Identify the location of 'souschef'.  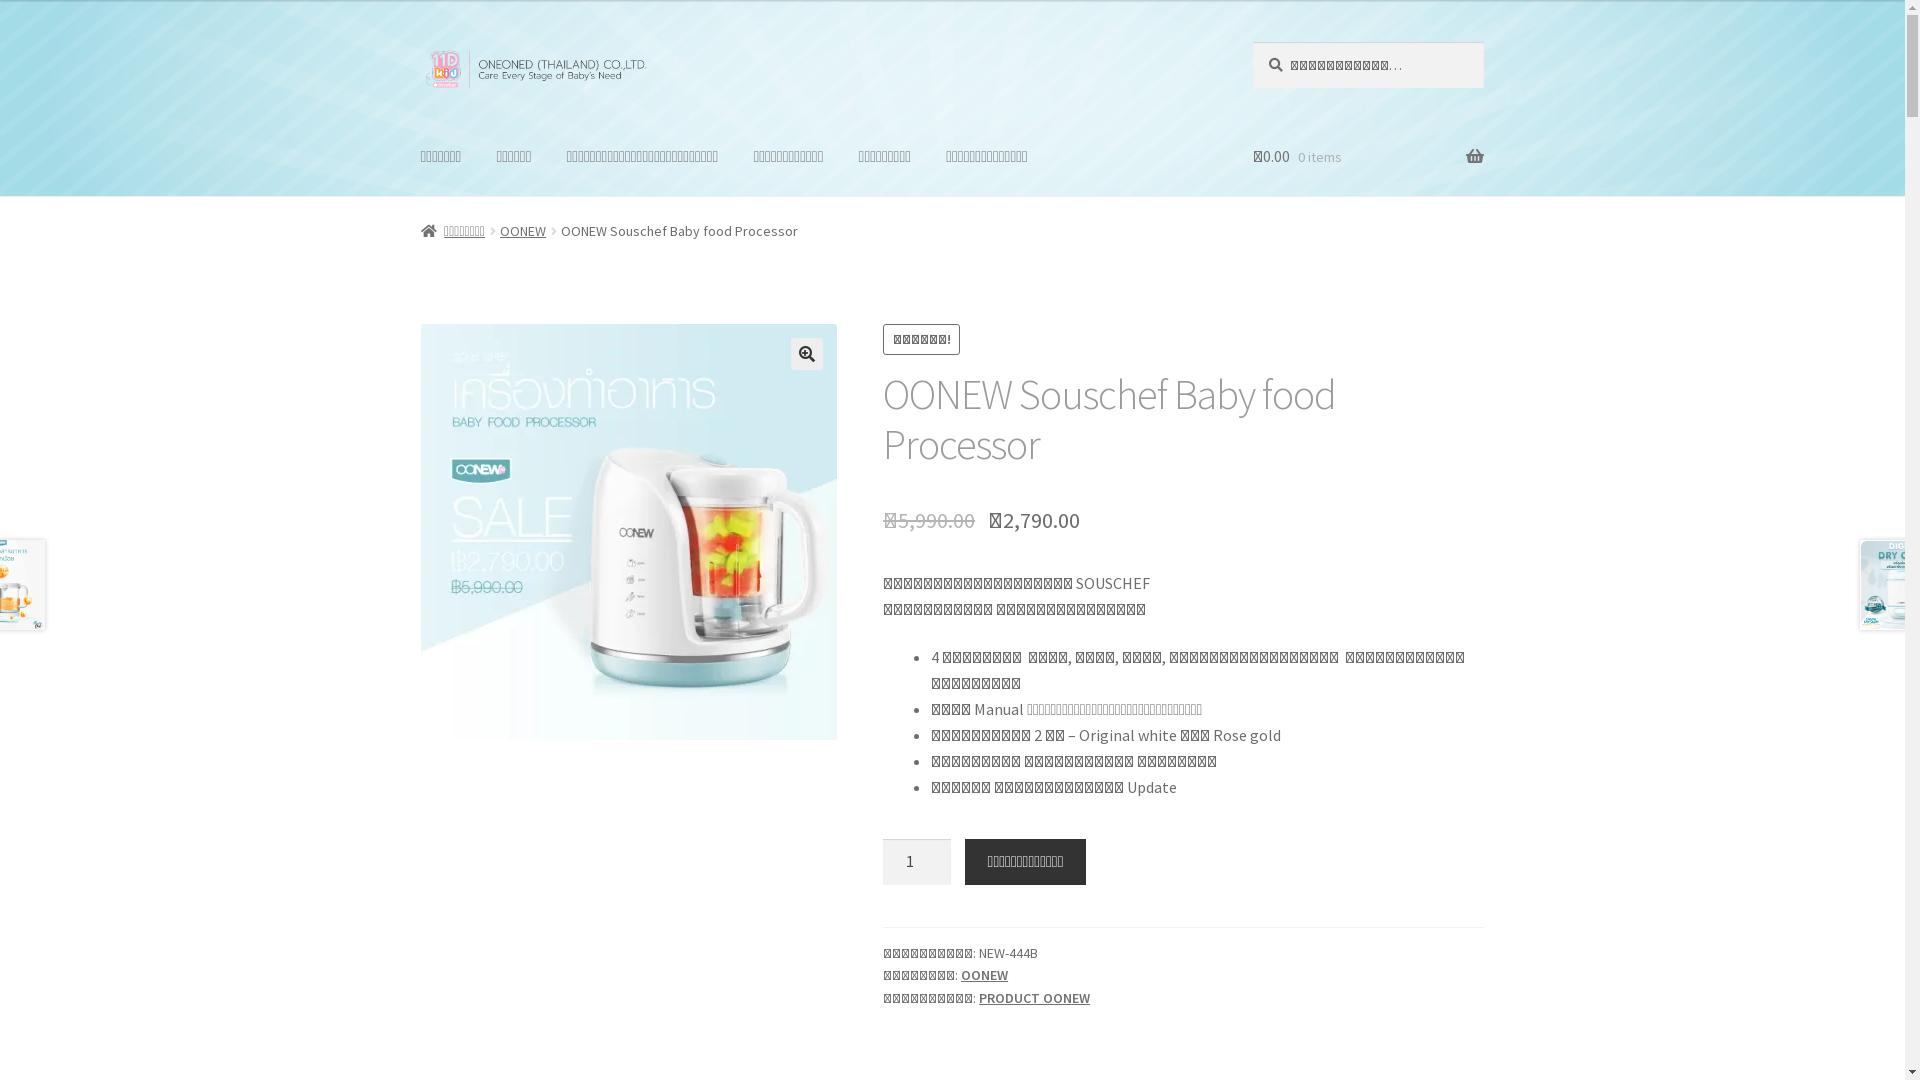
(627, 531).